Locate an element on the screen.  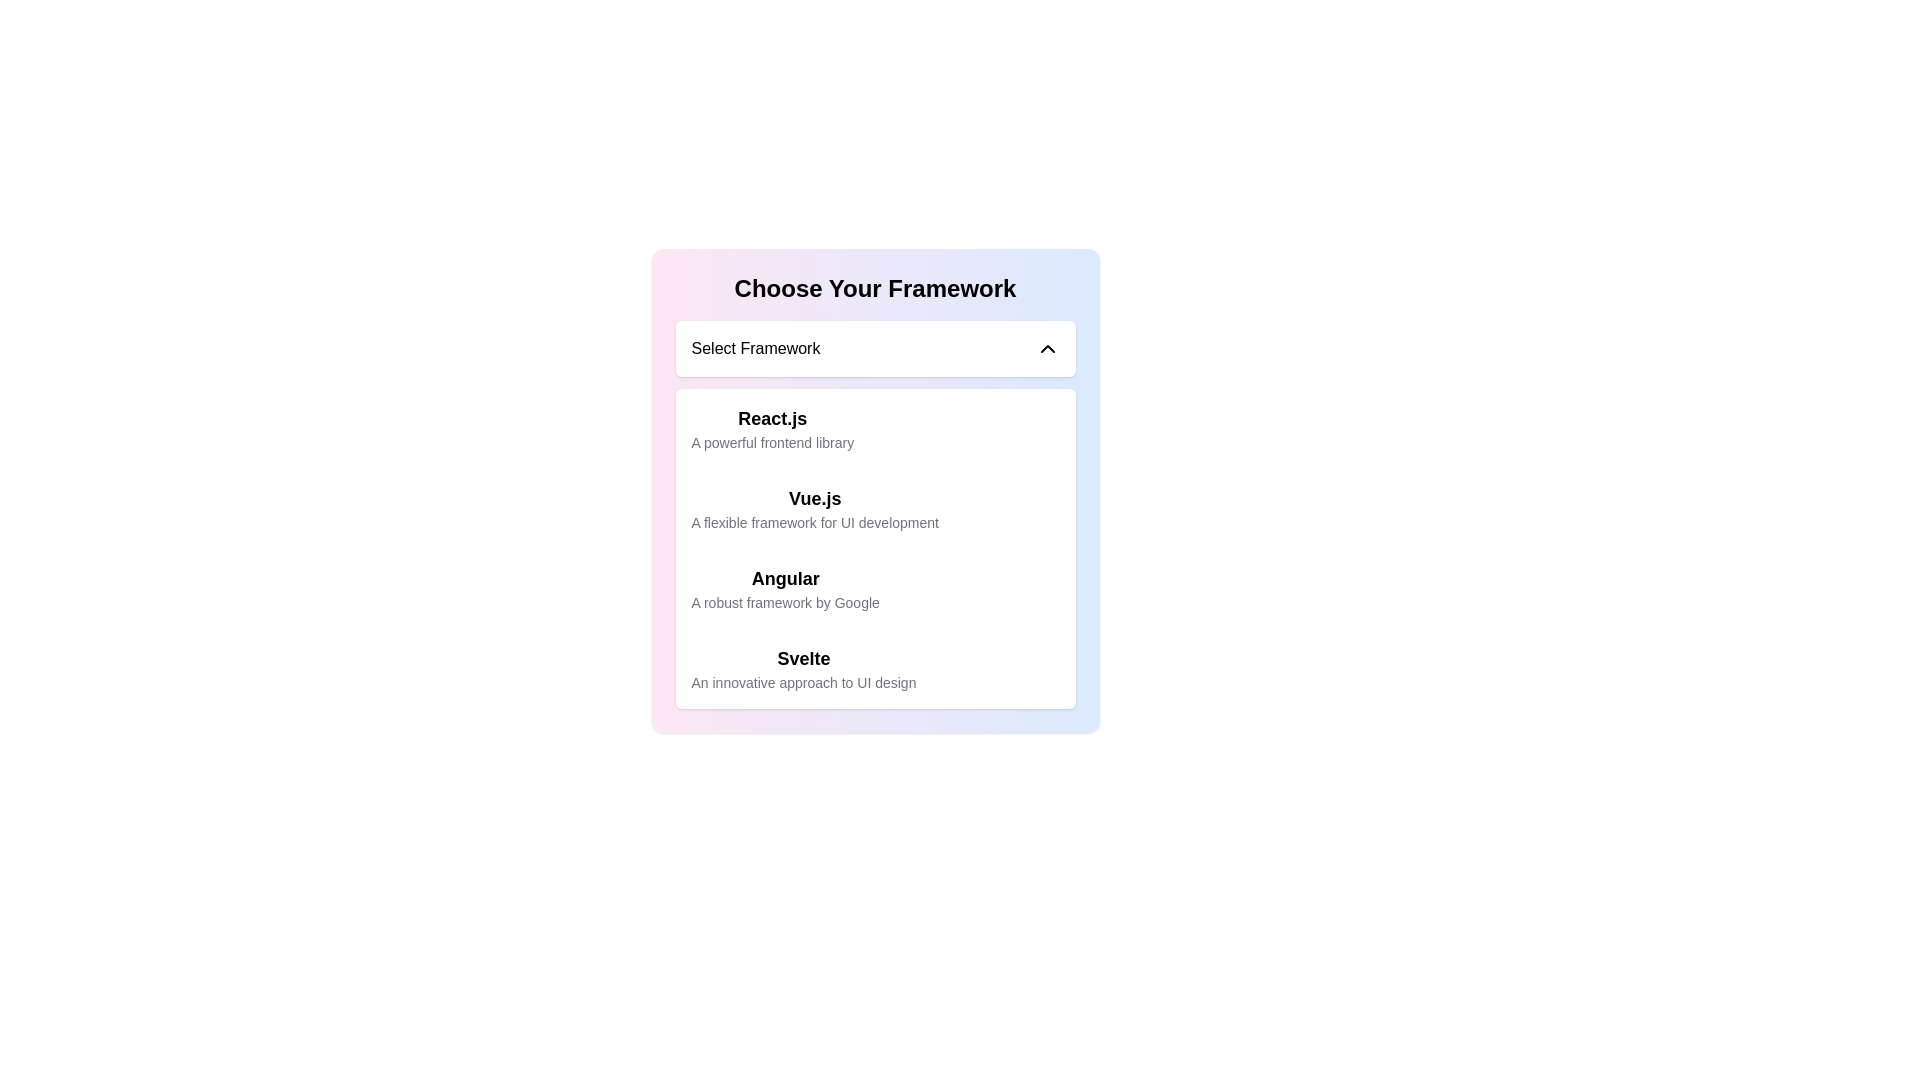
the chevron icon next to the 'Select Framework' button is located at coordinates (1046, 347).